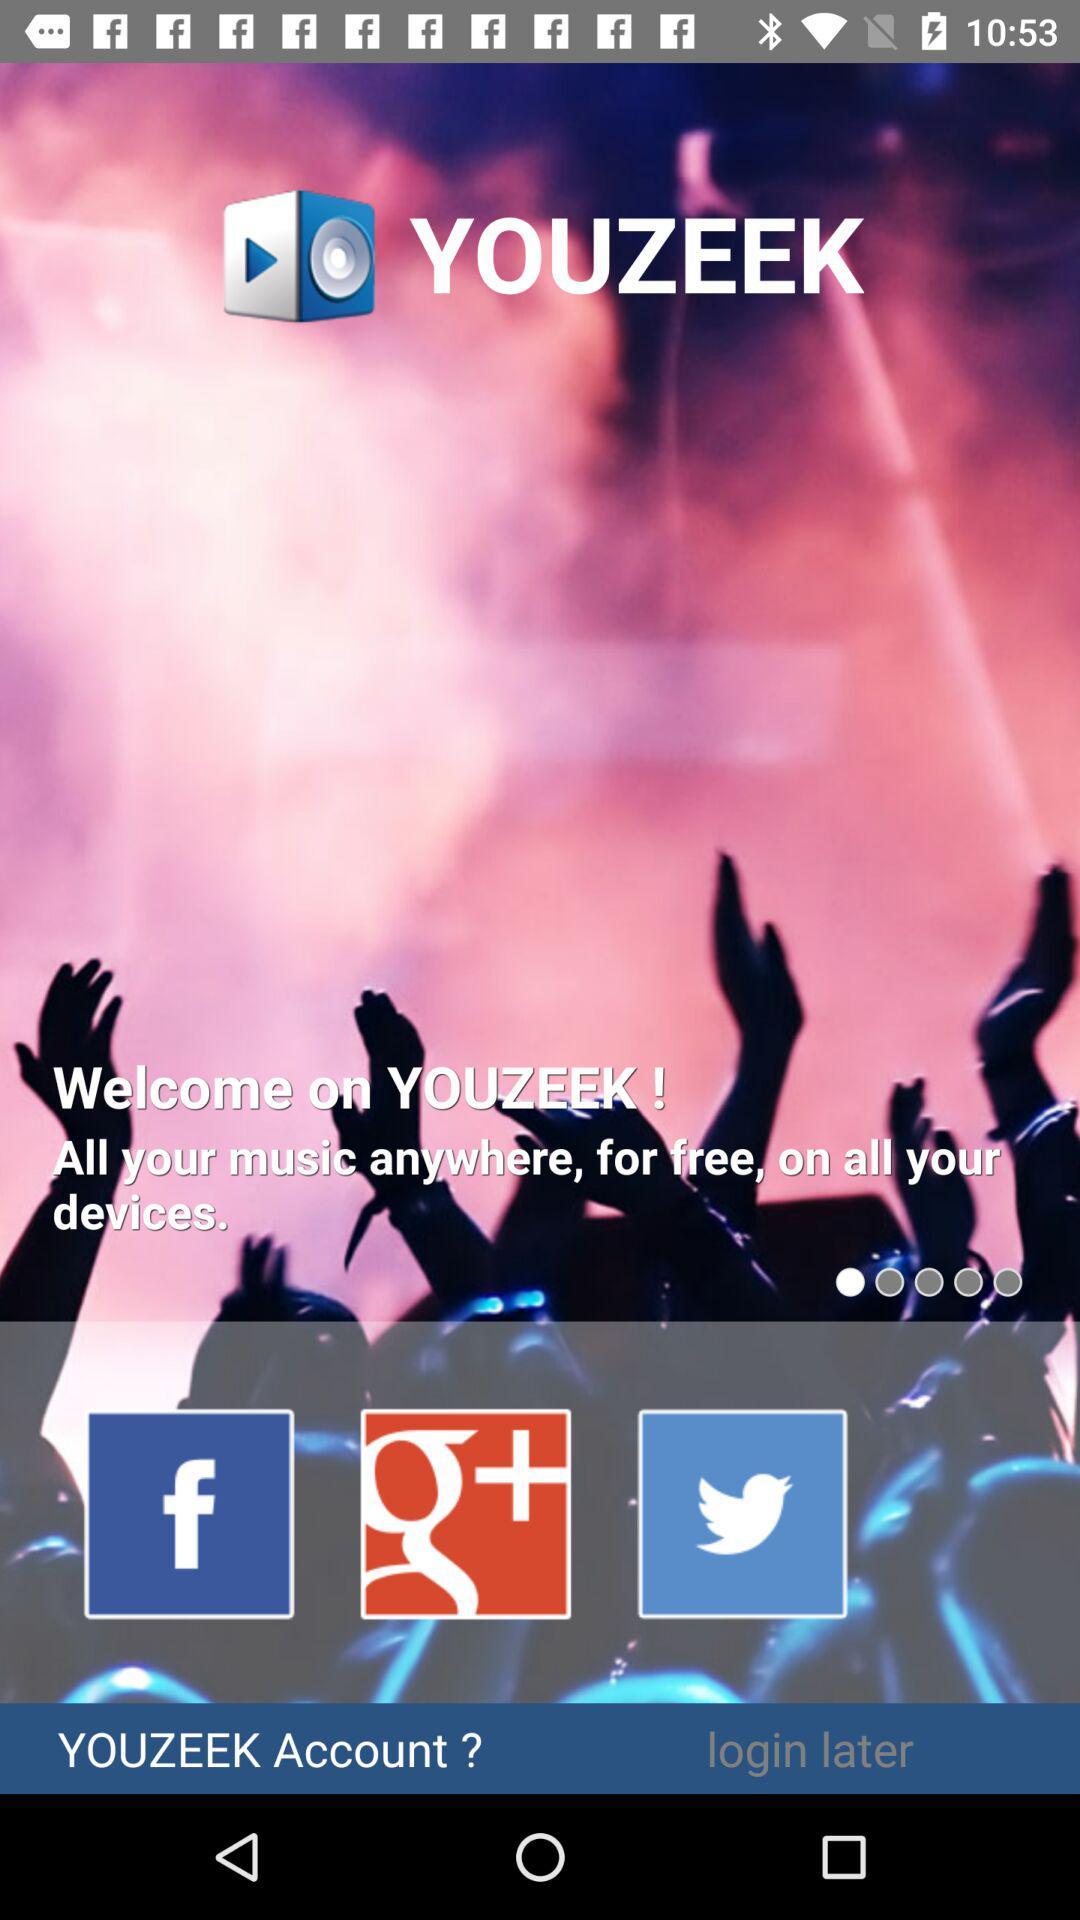 The height and width of the screenshot is (1920, 1080). Describe the element at coordinates (810, 1747) in the screenshot. I see `the icon next to the youzeek account ?` at that location.